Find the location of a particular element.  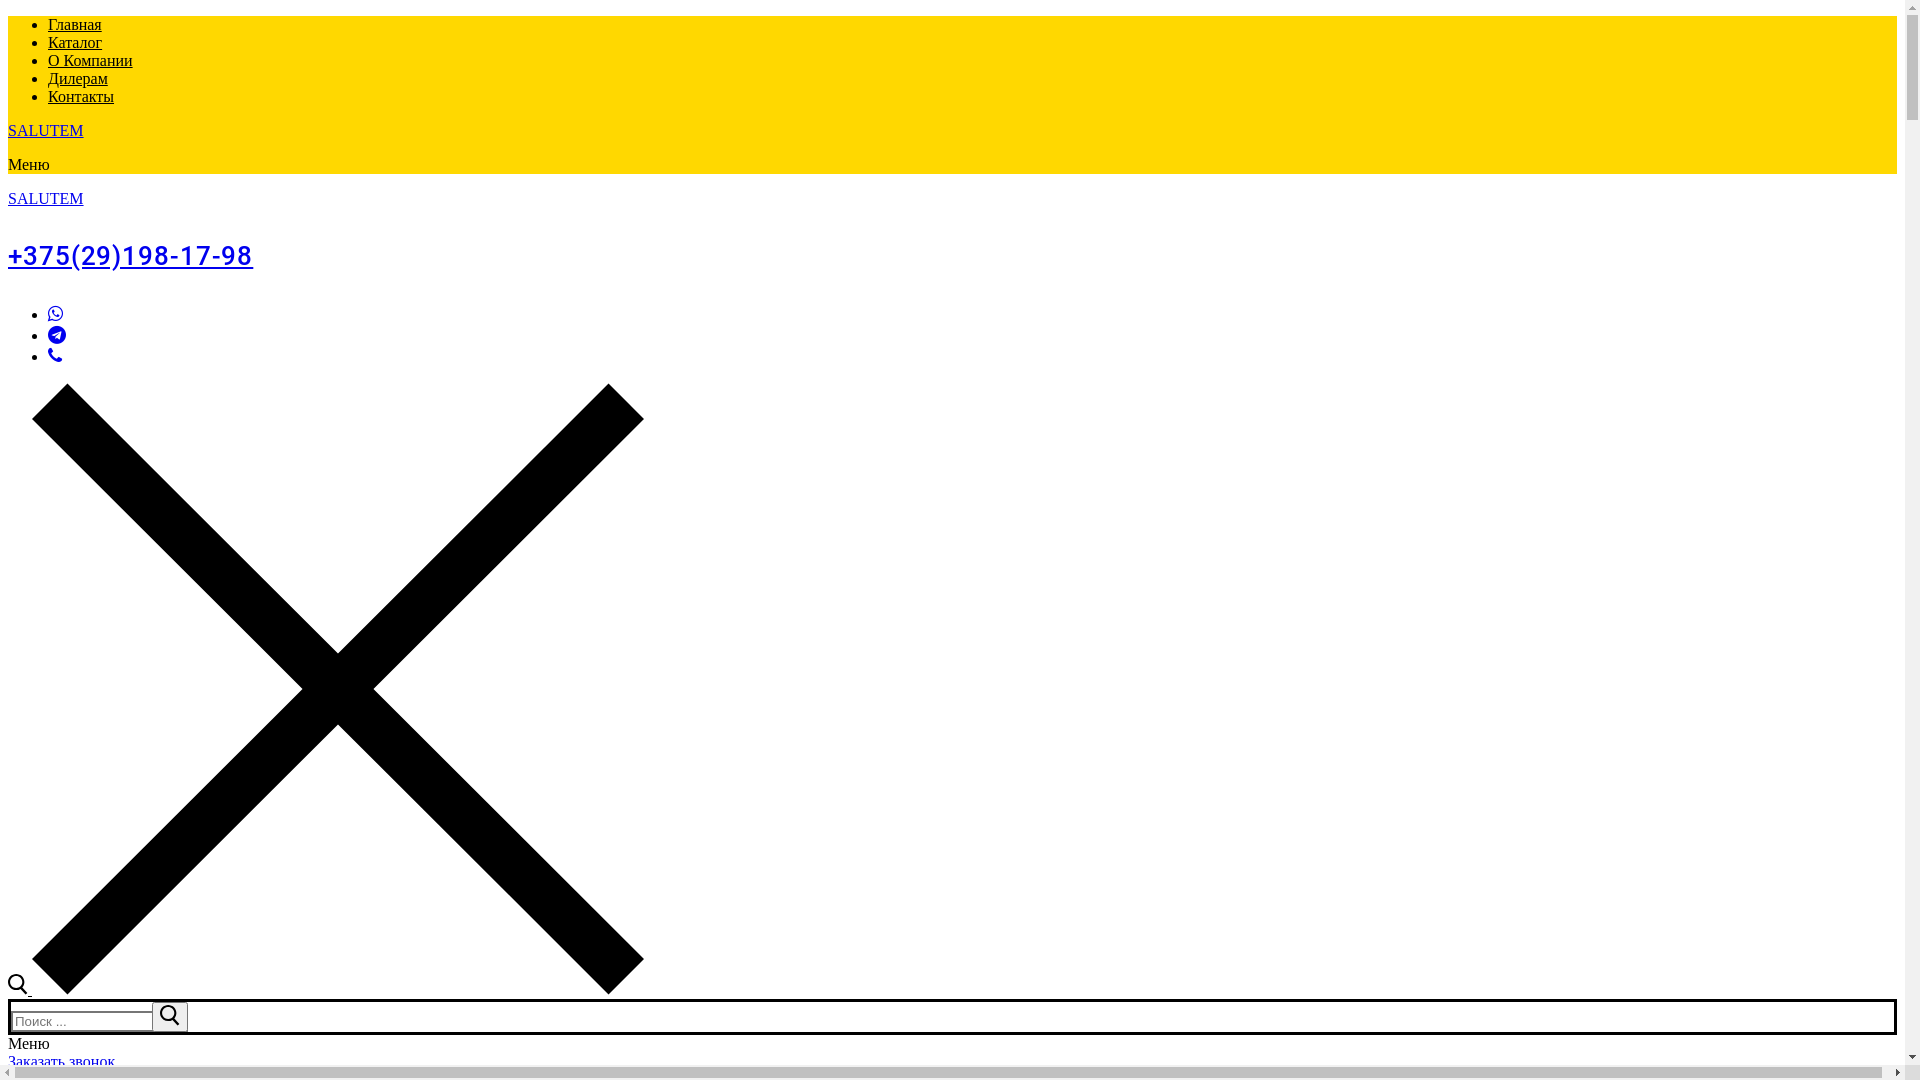

'SALUTEM' is located at coordinates (8, 198).